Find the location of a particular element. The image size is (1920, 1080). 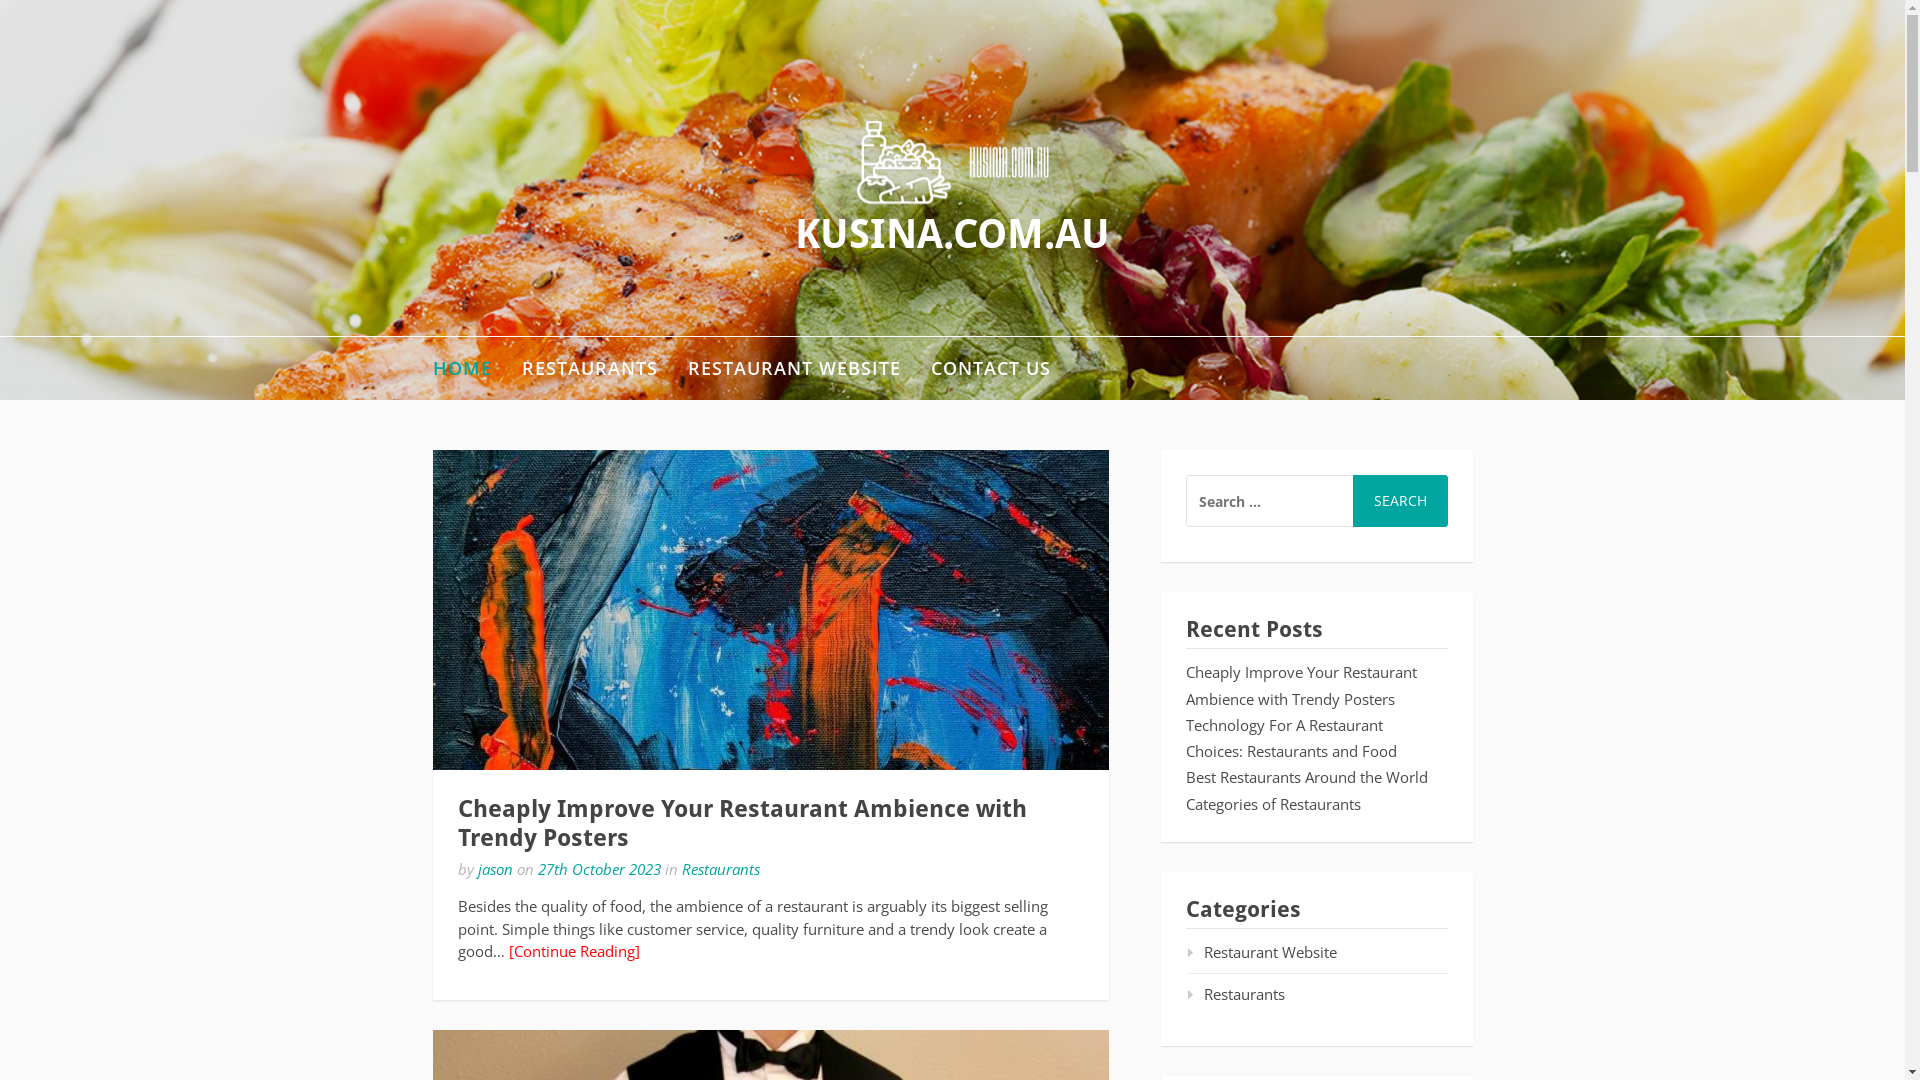

'Categories of Restaurants' is located at coordinates (1185, 802).